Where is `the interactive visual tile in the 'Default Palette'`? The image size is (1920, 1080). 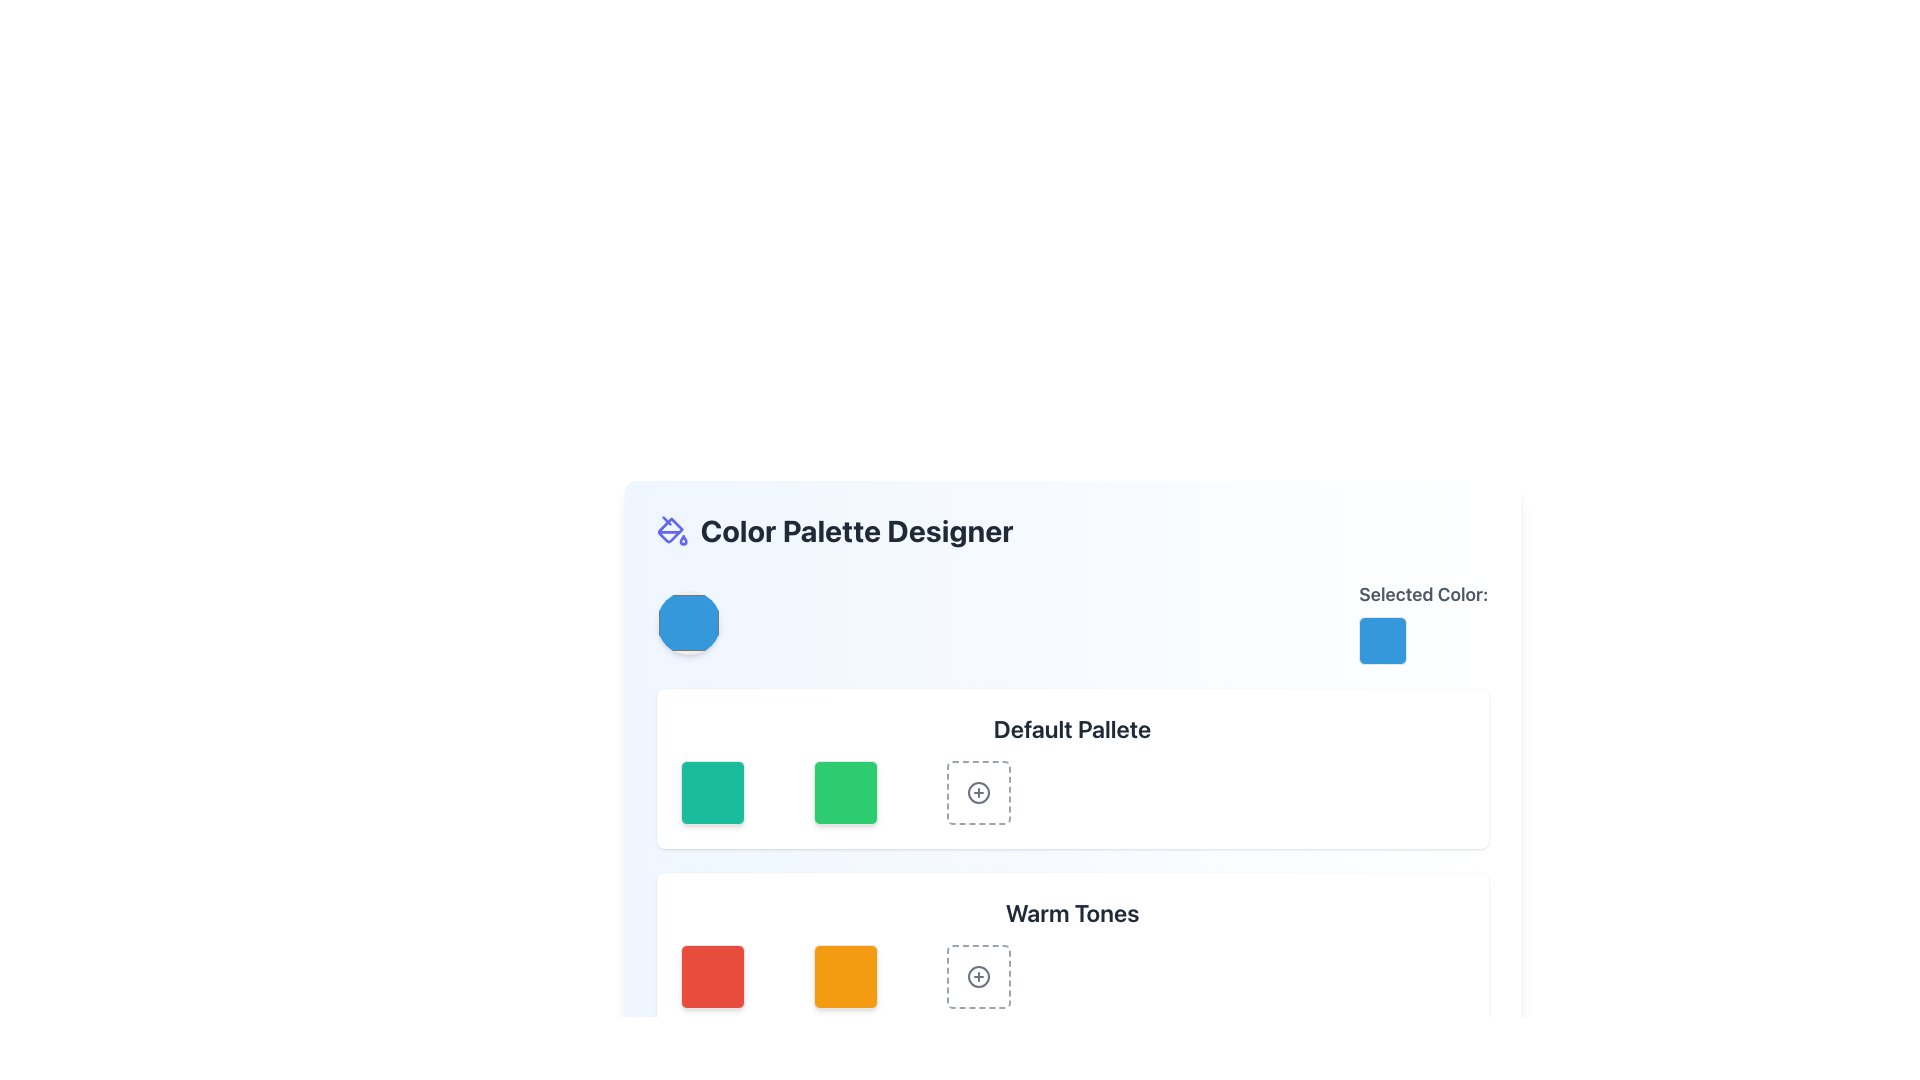 the interactive visual tile in the 'Default Palette' is located at coordinates (712, 792).